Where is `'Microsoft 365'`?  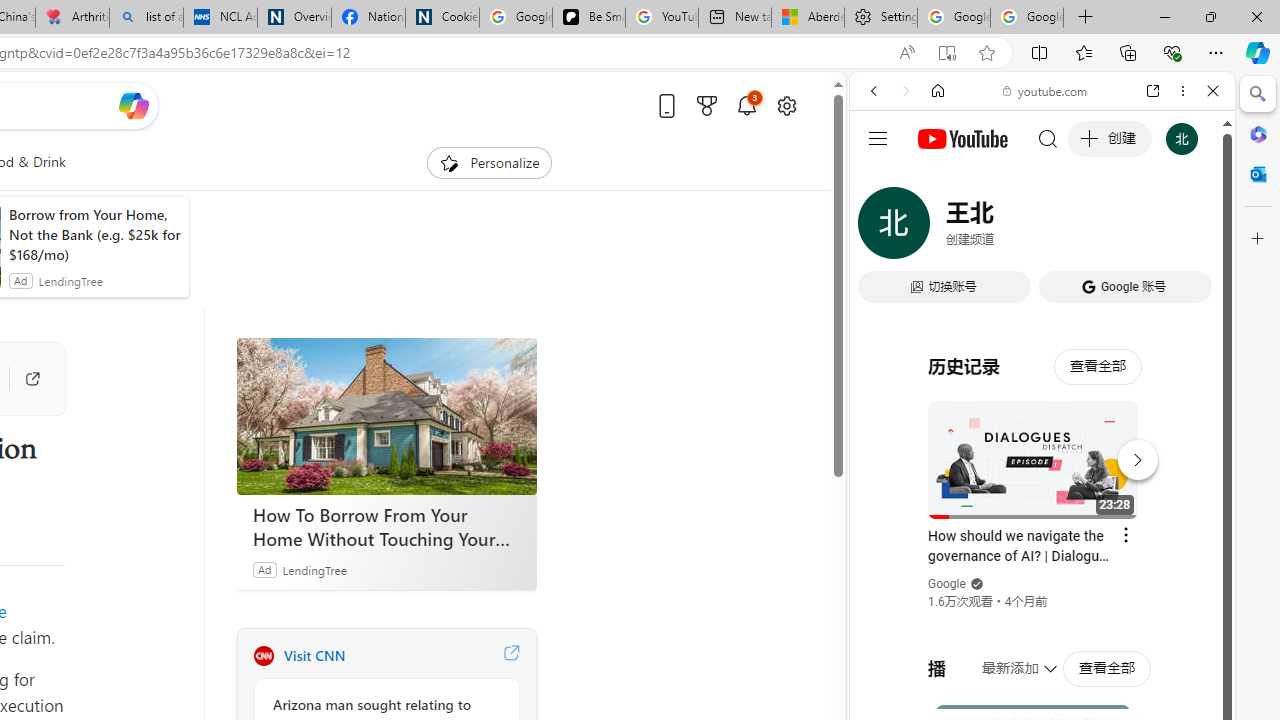
'Microsoft 365' is located at coordinates (1257, 133).